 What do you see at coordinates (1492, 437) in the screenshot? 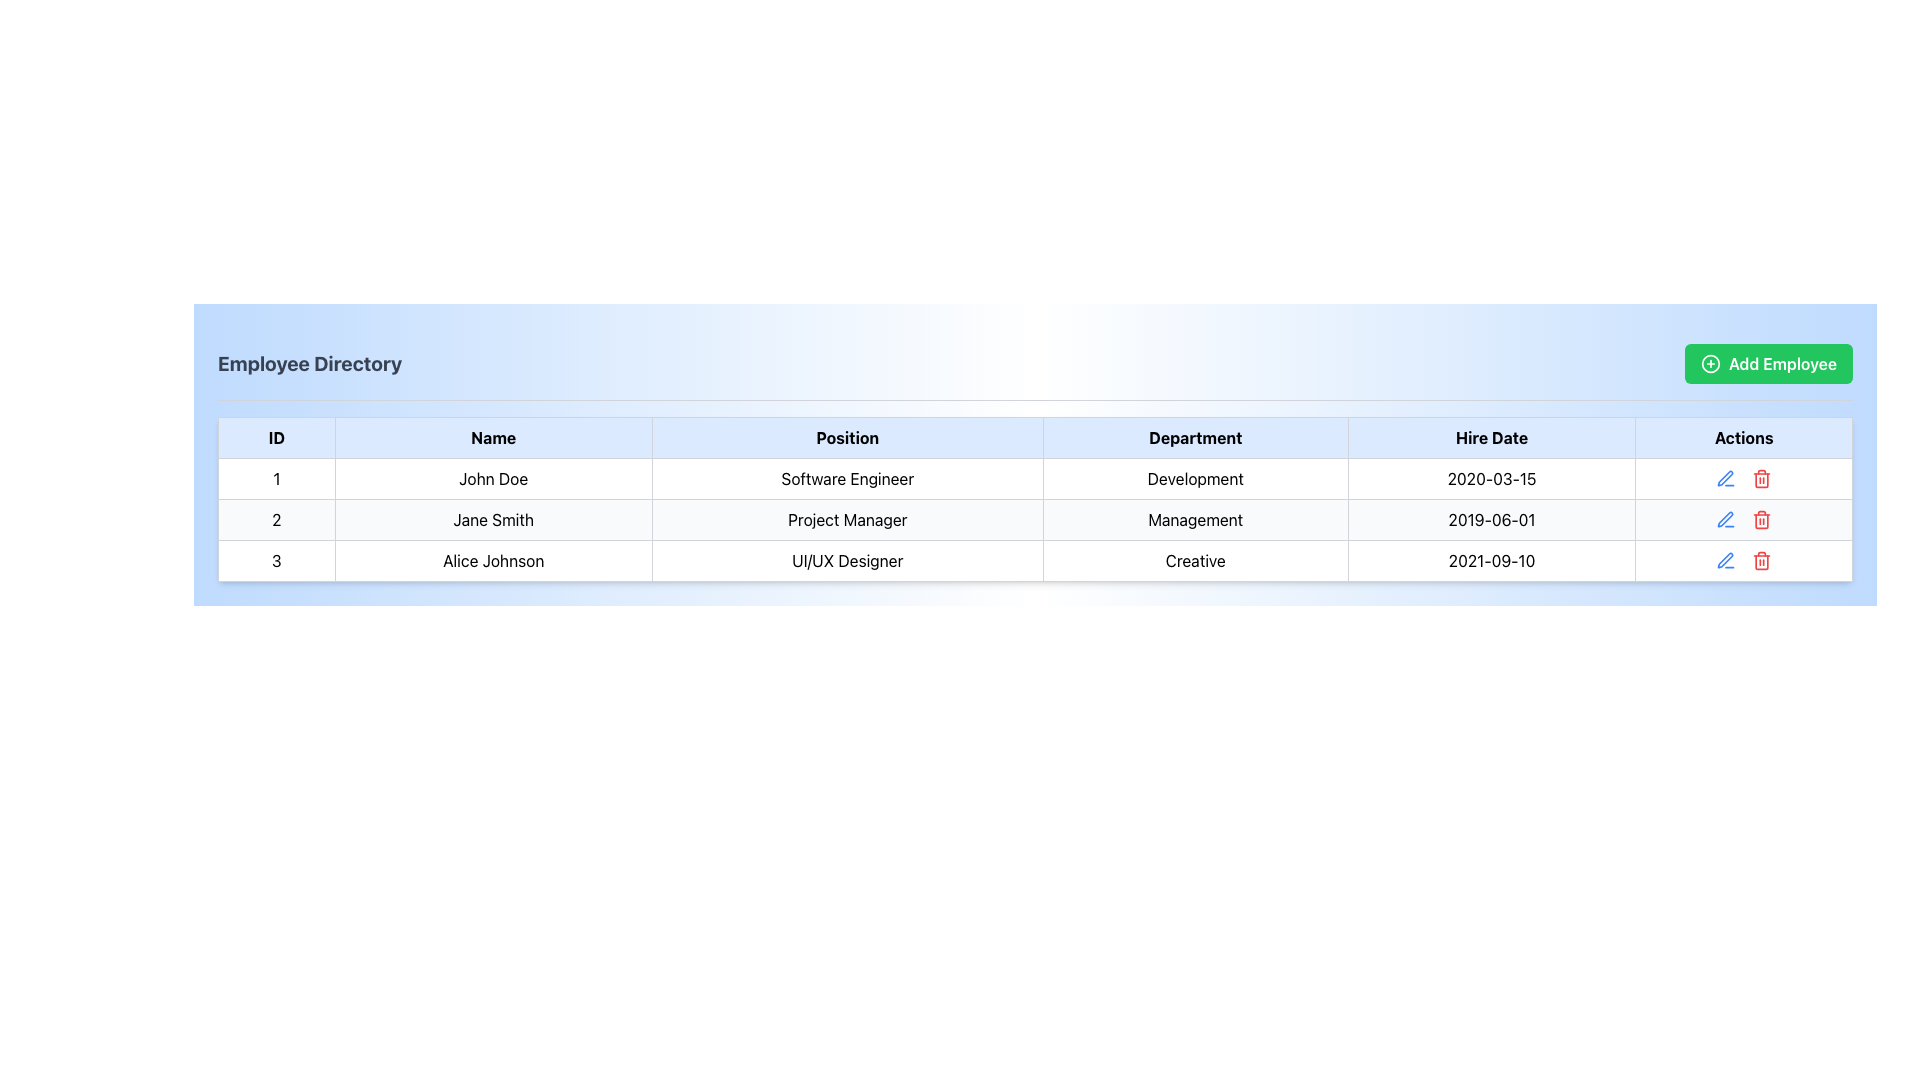
I see `the 'Hire Date' header label in the data table, which is positioned between the 'Department' and 'Actions' headers` at bounding box center [1492, 437].